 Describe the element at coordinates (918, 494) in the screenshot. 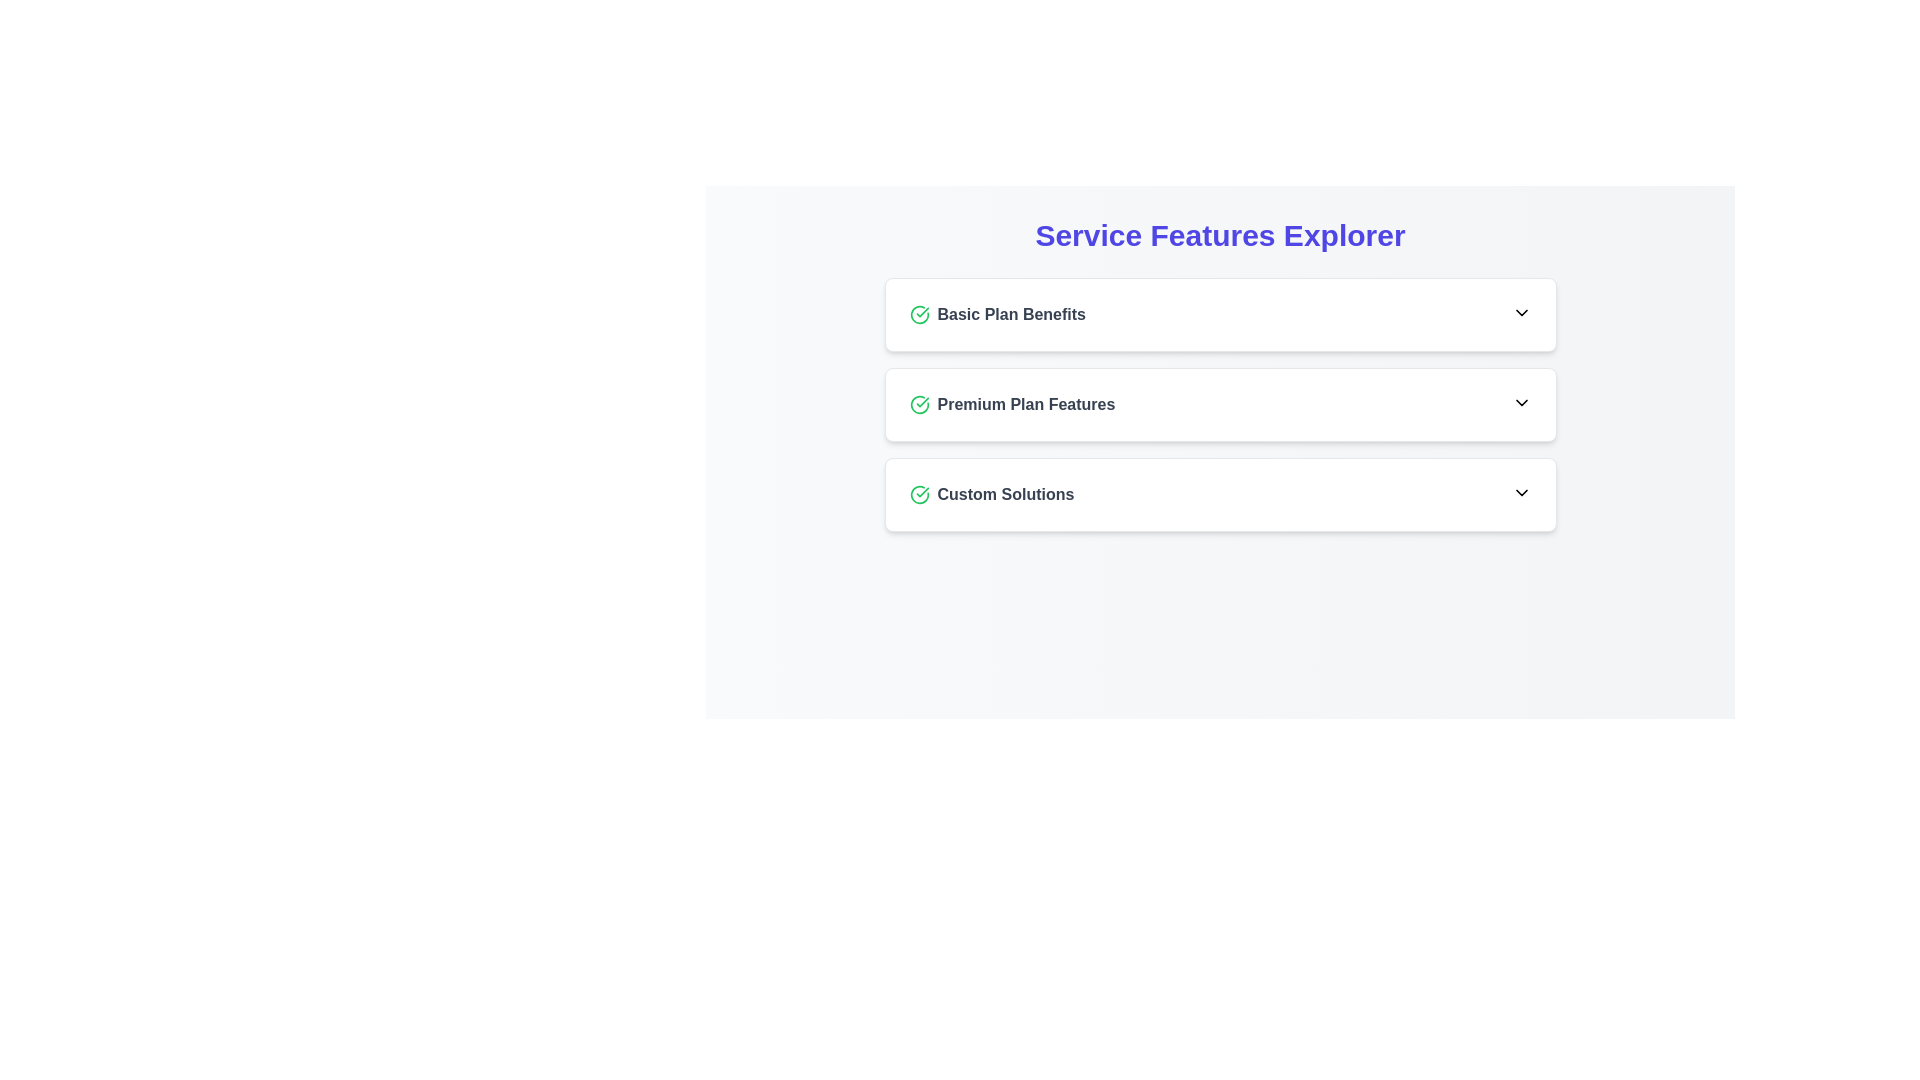

I see `the success icon that indicates a positive state for the 'Custom Solutions' feature, located to the far left of the text 'Custom Solutions'` at that location.